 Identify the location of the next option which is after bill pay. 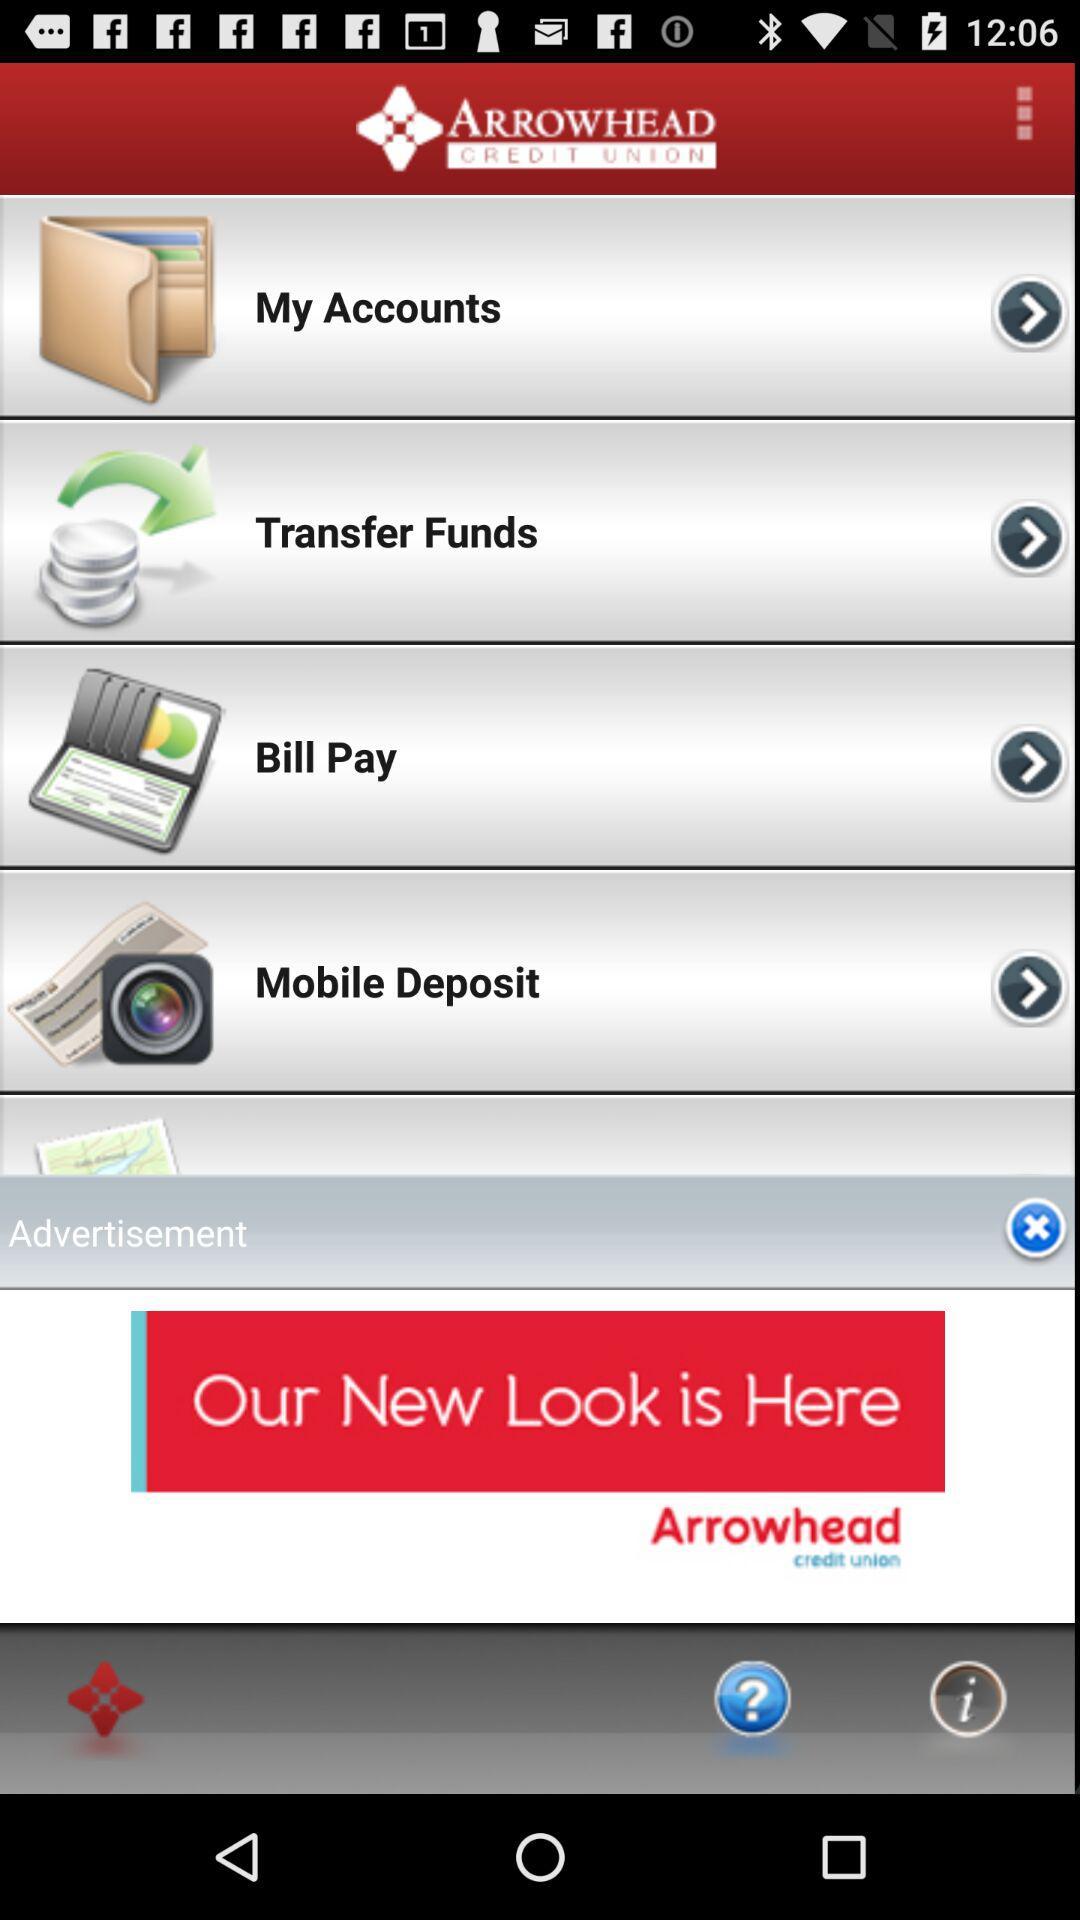
(1033, 755).